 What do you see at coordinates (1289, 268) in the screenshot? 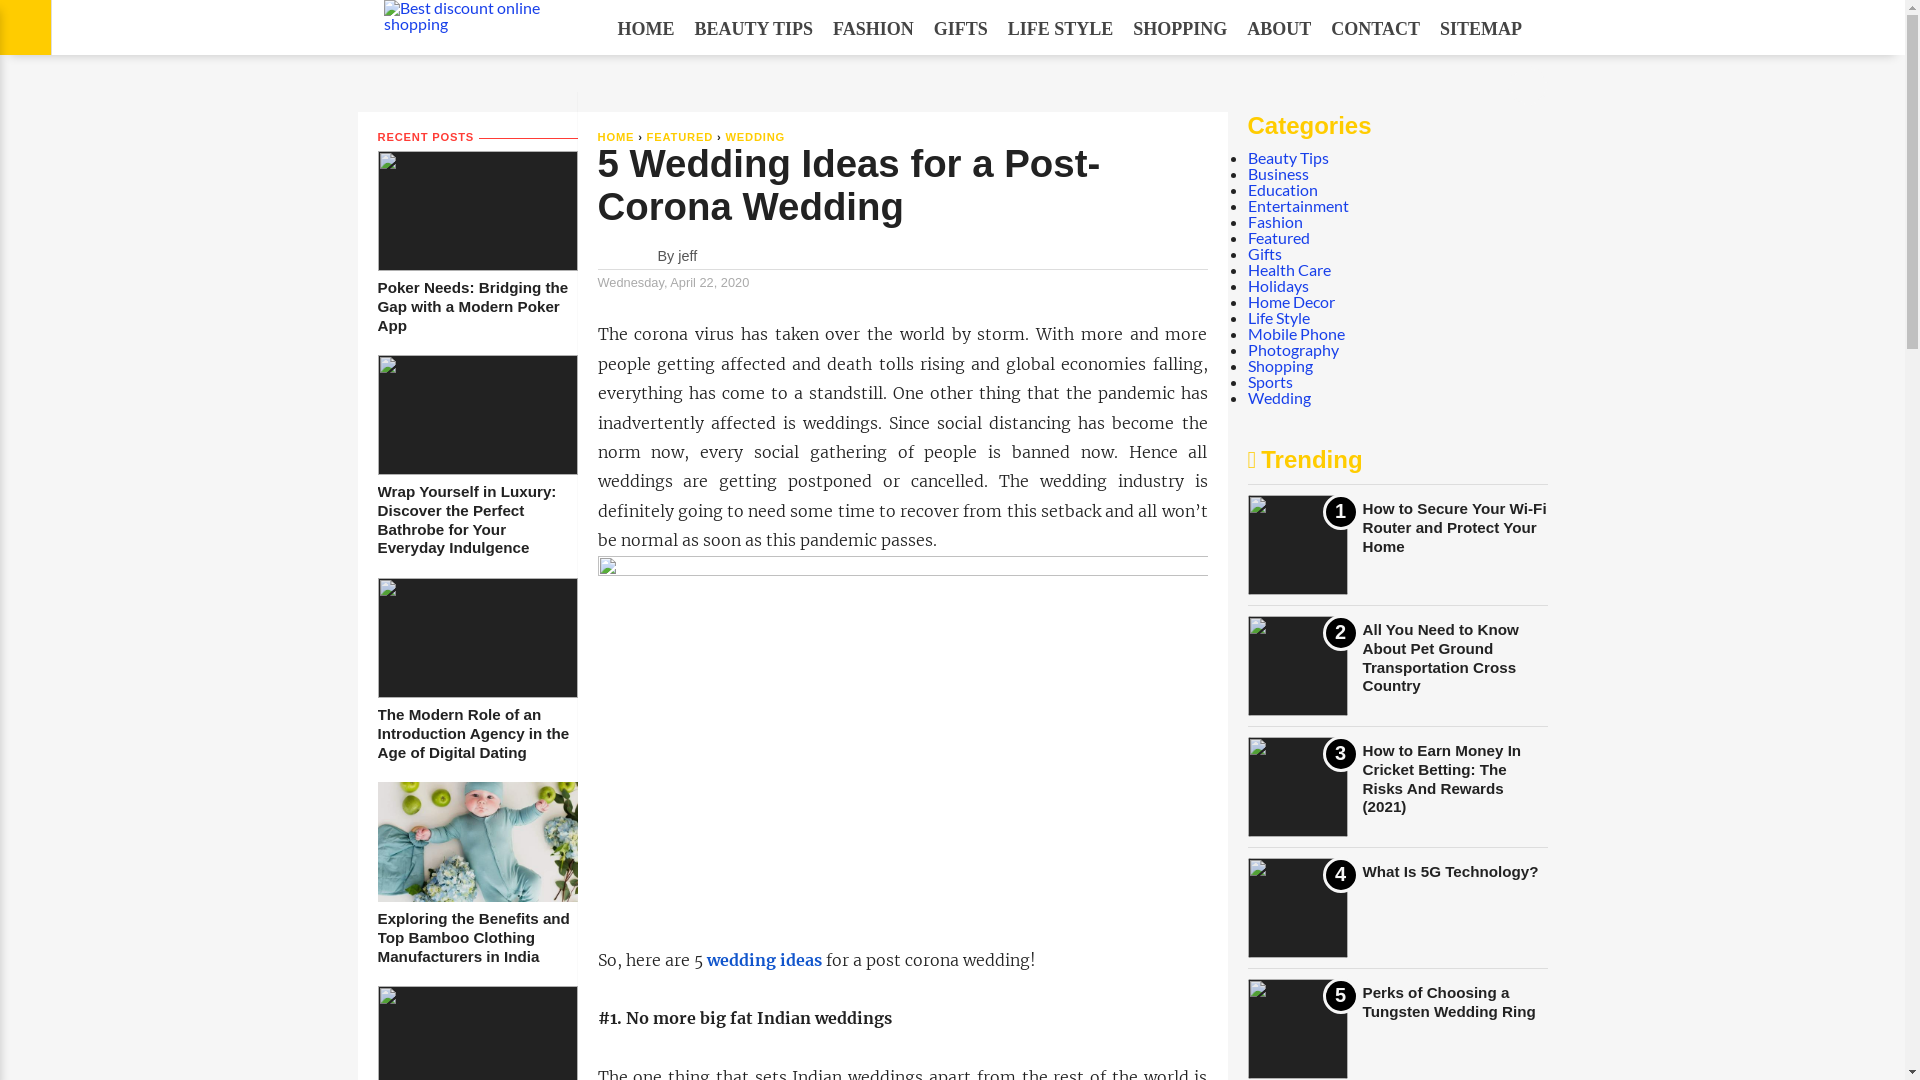
I see `'Health Care'` at bounding box center [1289, 268].